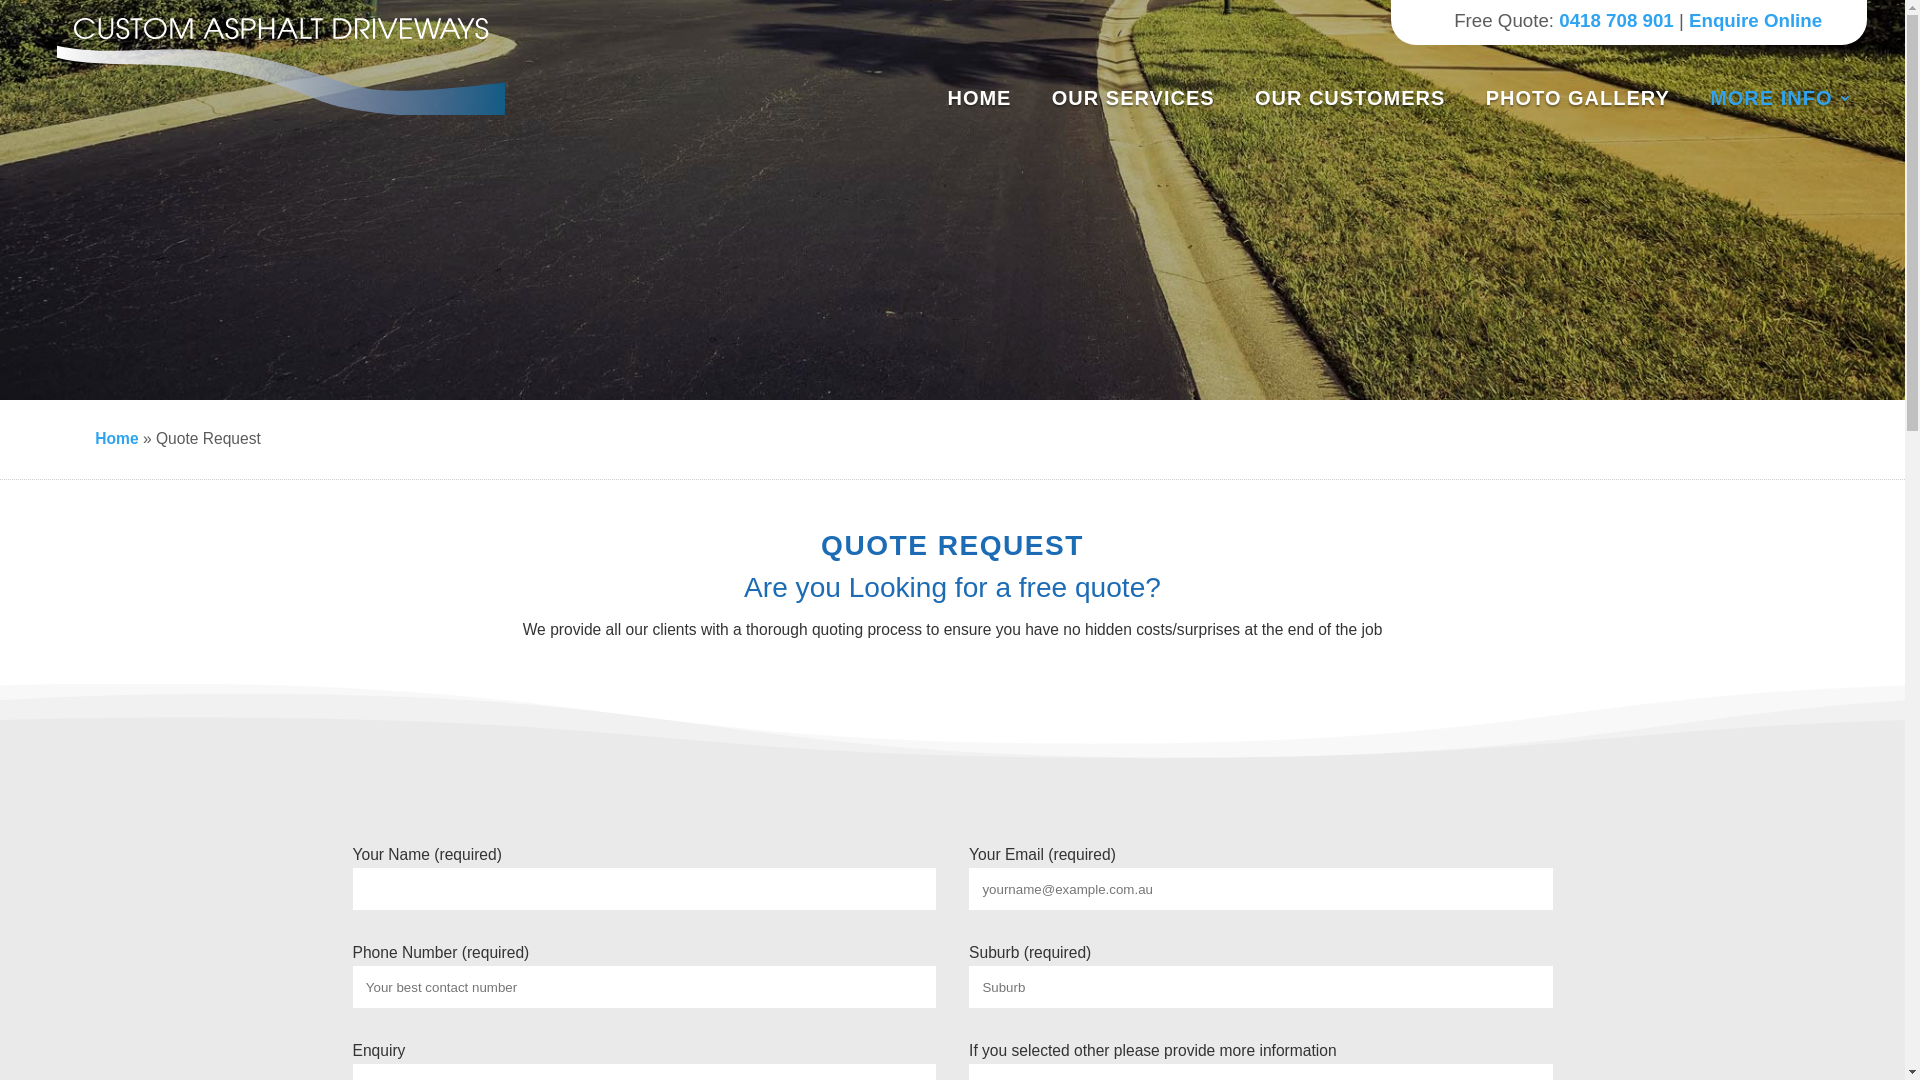 This screenshot has width=1920, height=1080. Describe the element at coordinates (1780, 97) in the screenshot. I see `'MORE INFO'` at that location.